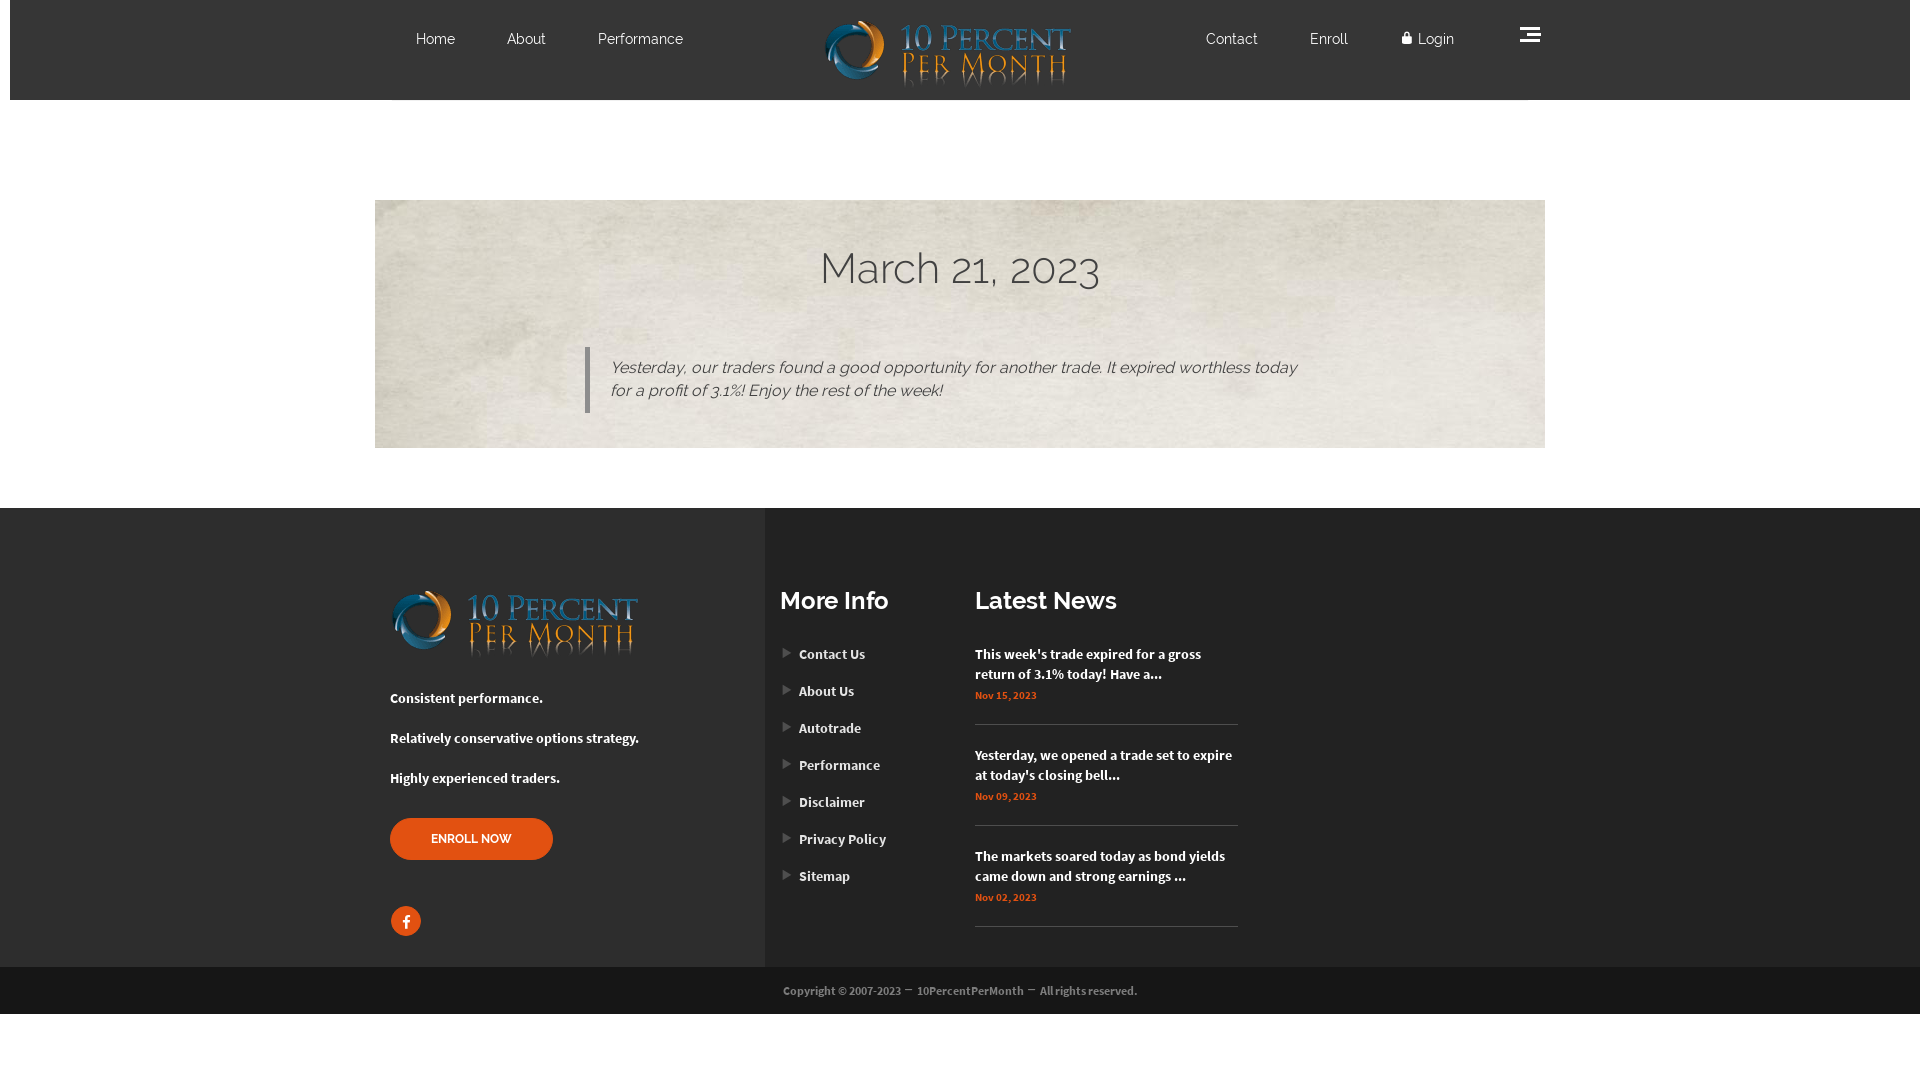 The height and width of the screenshot is (1080, 1920). I want to click on 'Contact', so click(1231, 38).